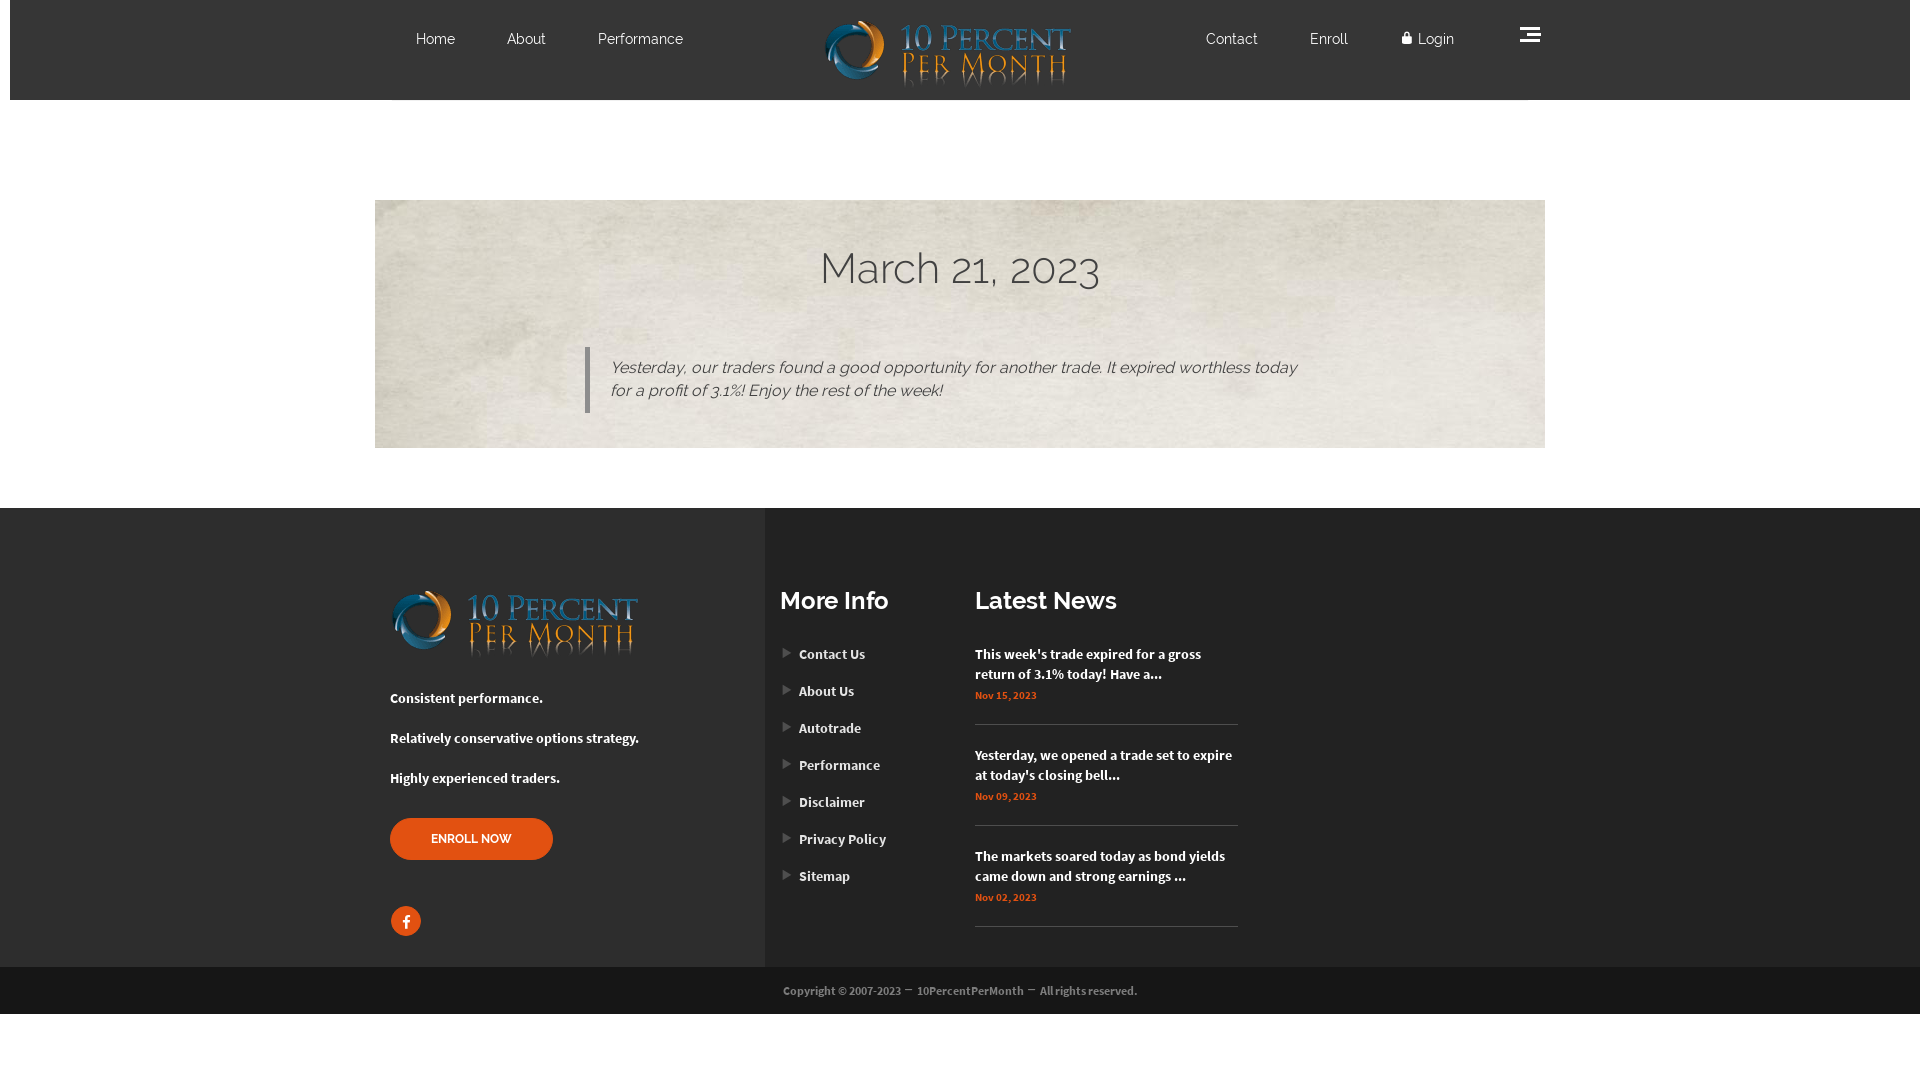 The height and width of the screenshot is (1080, 1920). I want to click on 'Contact', so click(1231, 38).